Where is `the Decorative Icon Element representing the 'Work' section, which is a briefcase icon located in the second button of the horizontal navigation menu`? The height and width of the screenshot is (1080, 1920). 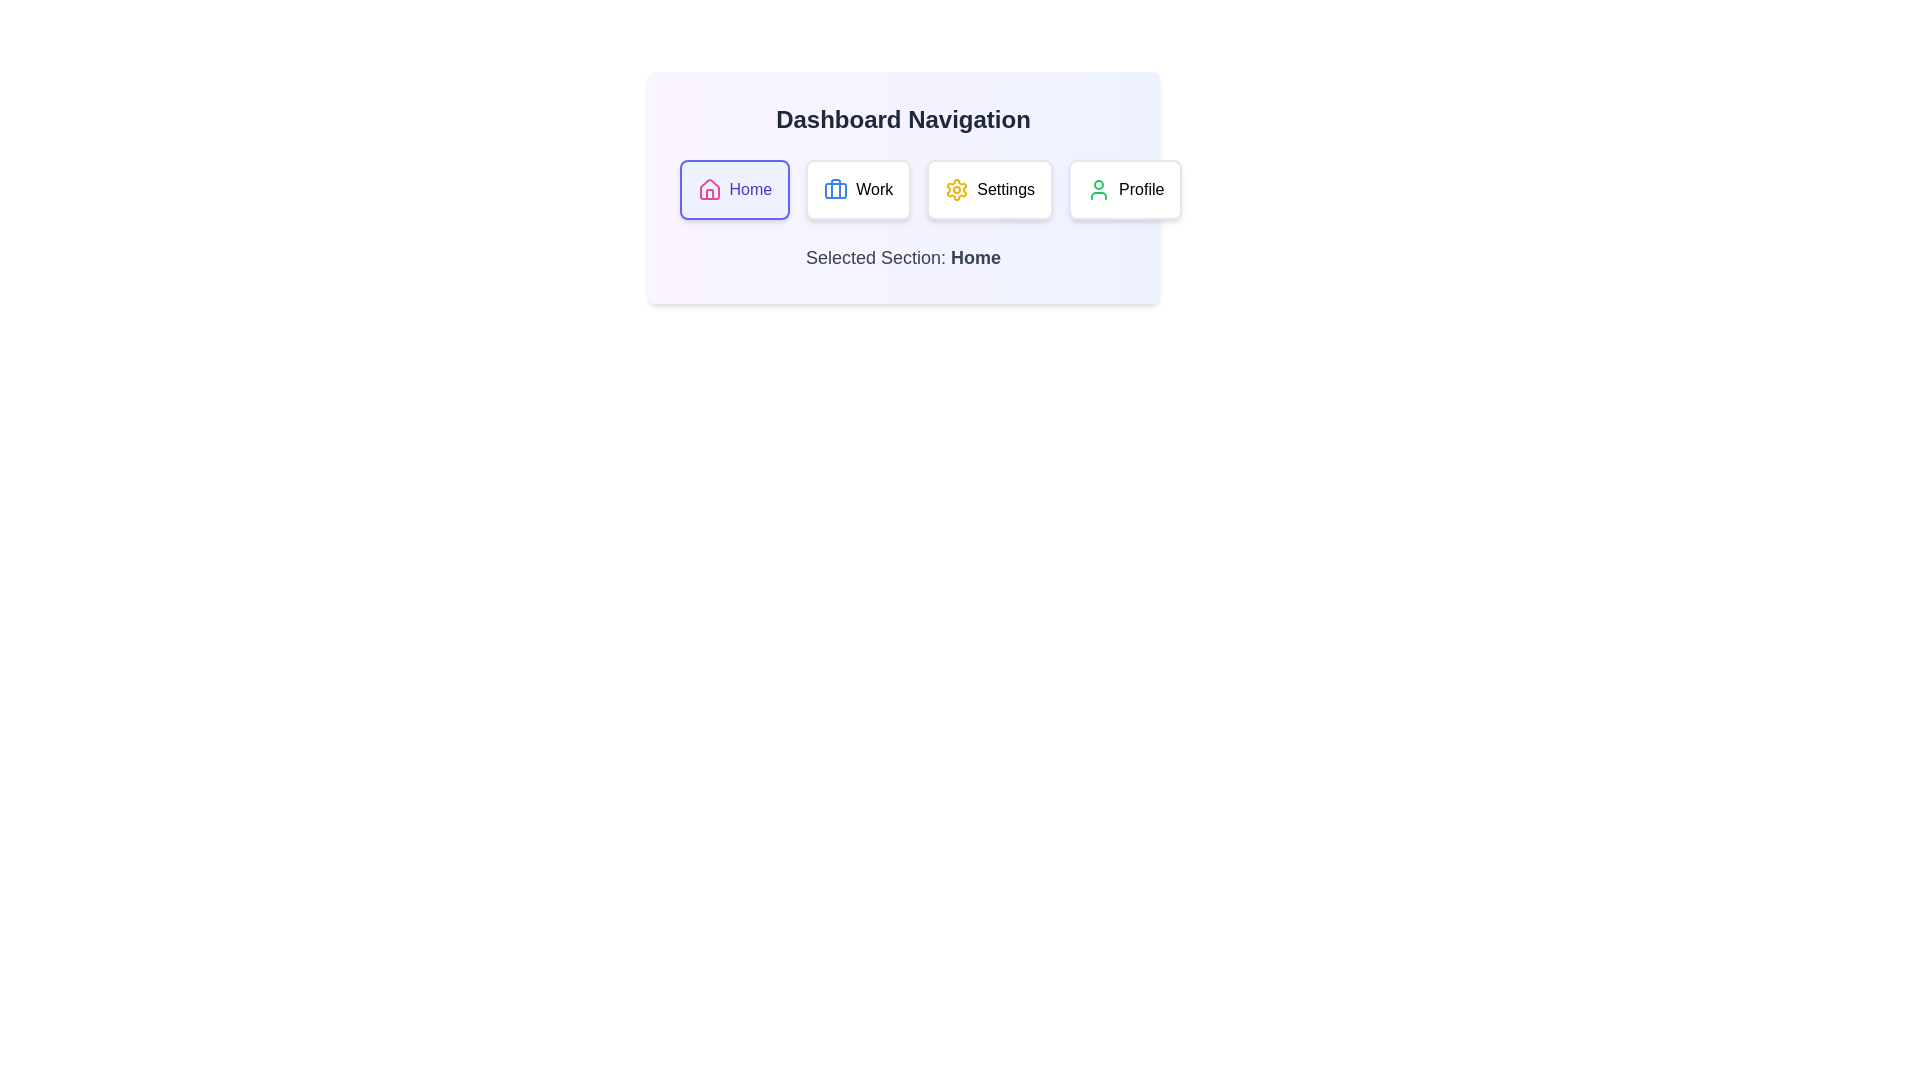
the Decorative Icon Element representing the 'Work' section, which is a briefcase icon located in the second button of the horizontal navigation menu is located at coordinates (836, 189).